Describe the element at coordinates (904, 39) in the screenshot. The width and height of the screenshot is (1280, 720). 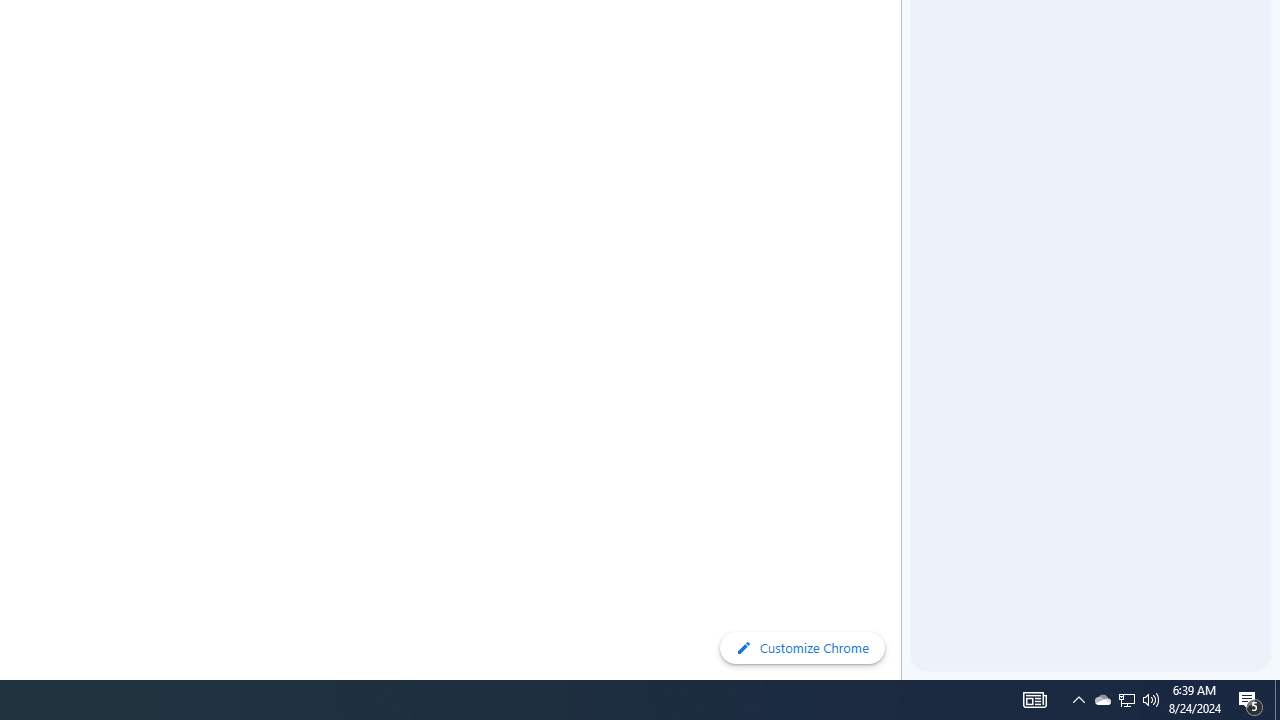
I see `'Side Panel Resize Handle'` at that location.